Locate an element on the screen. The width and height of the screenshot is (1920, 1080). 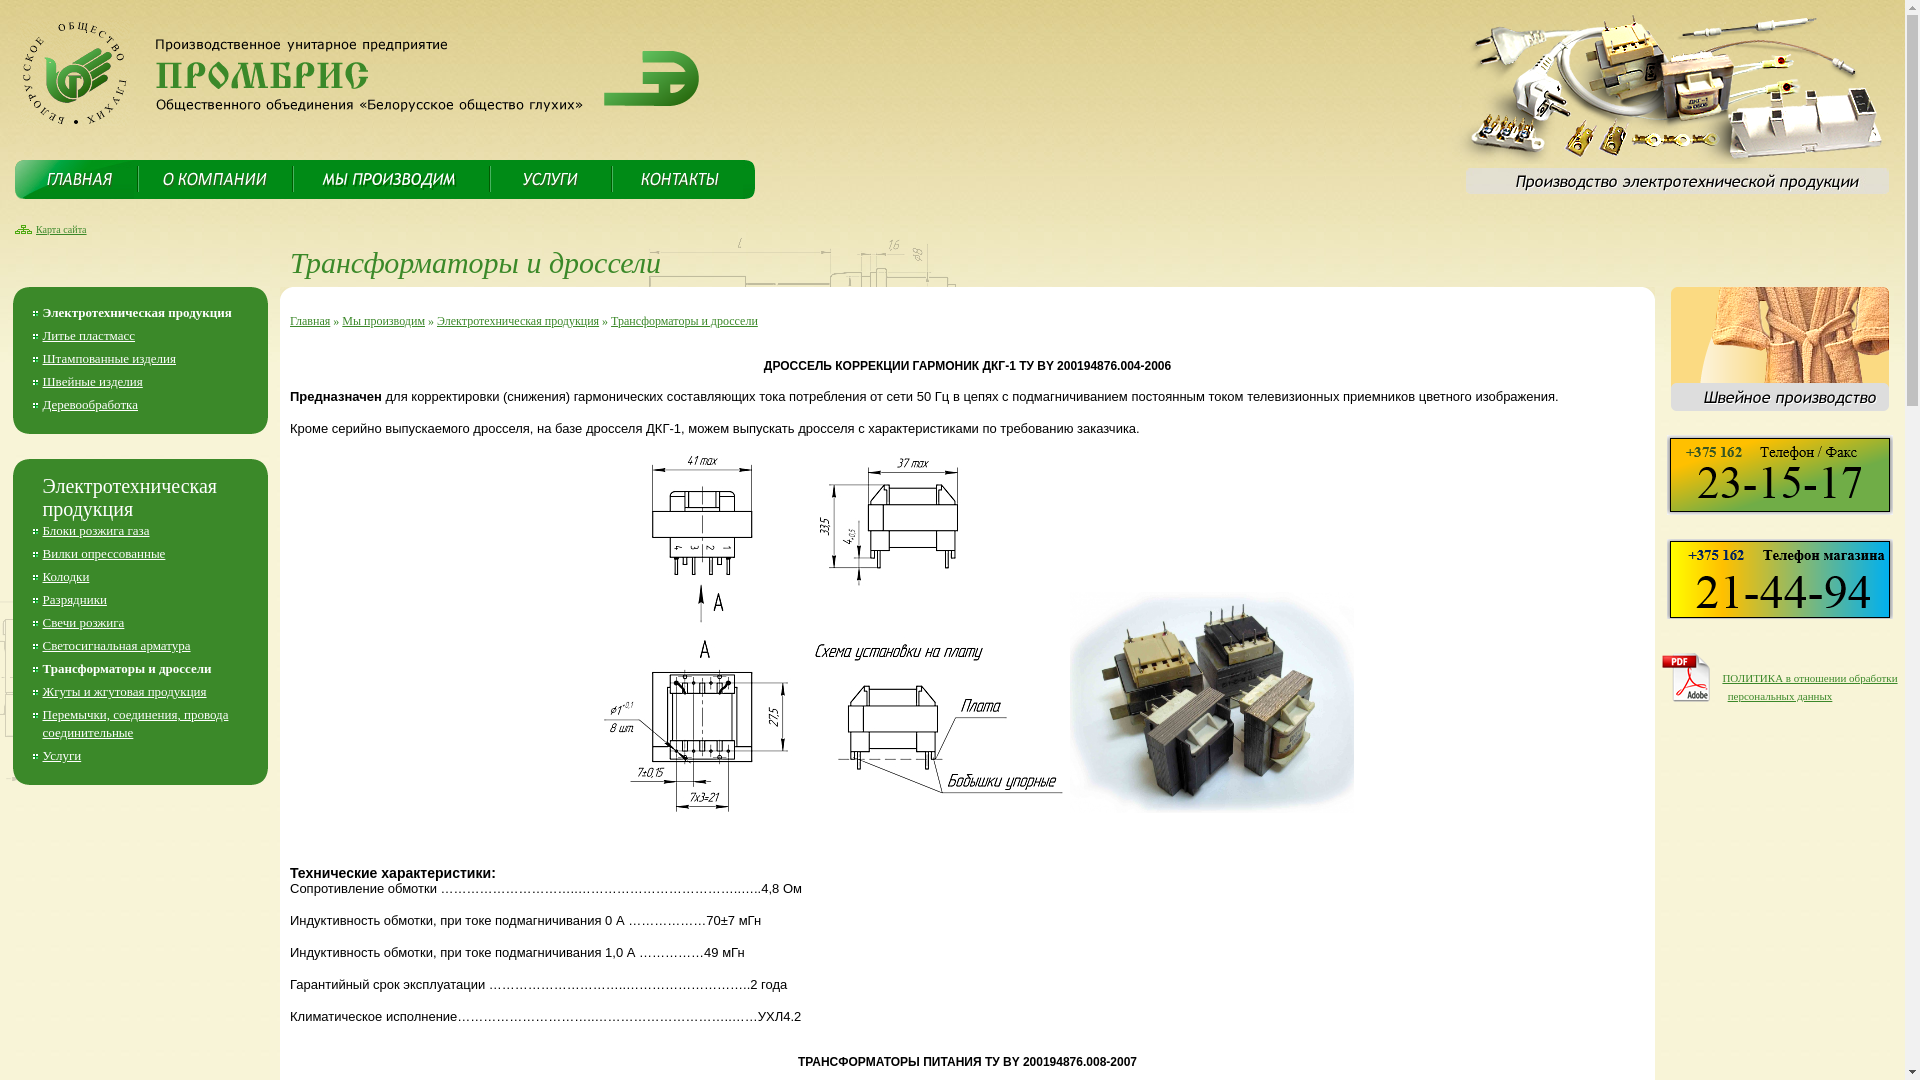
'transformatori2 .jpg' is located at coordinates (1210, 701).